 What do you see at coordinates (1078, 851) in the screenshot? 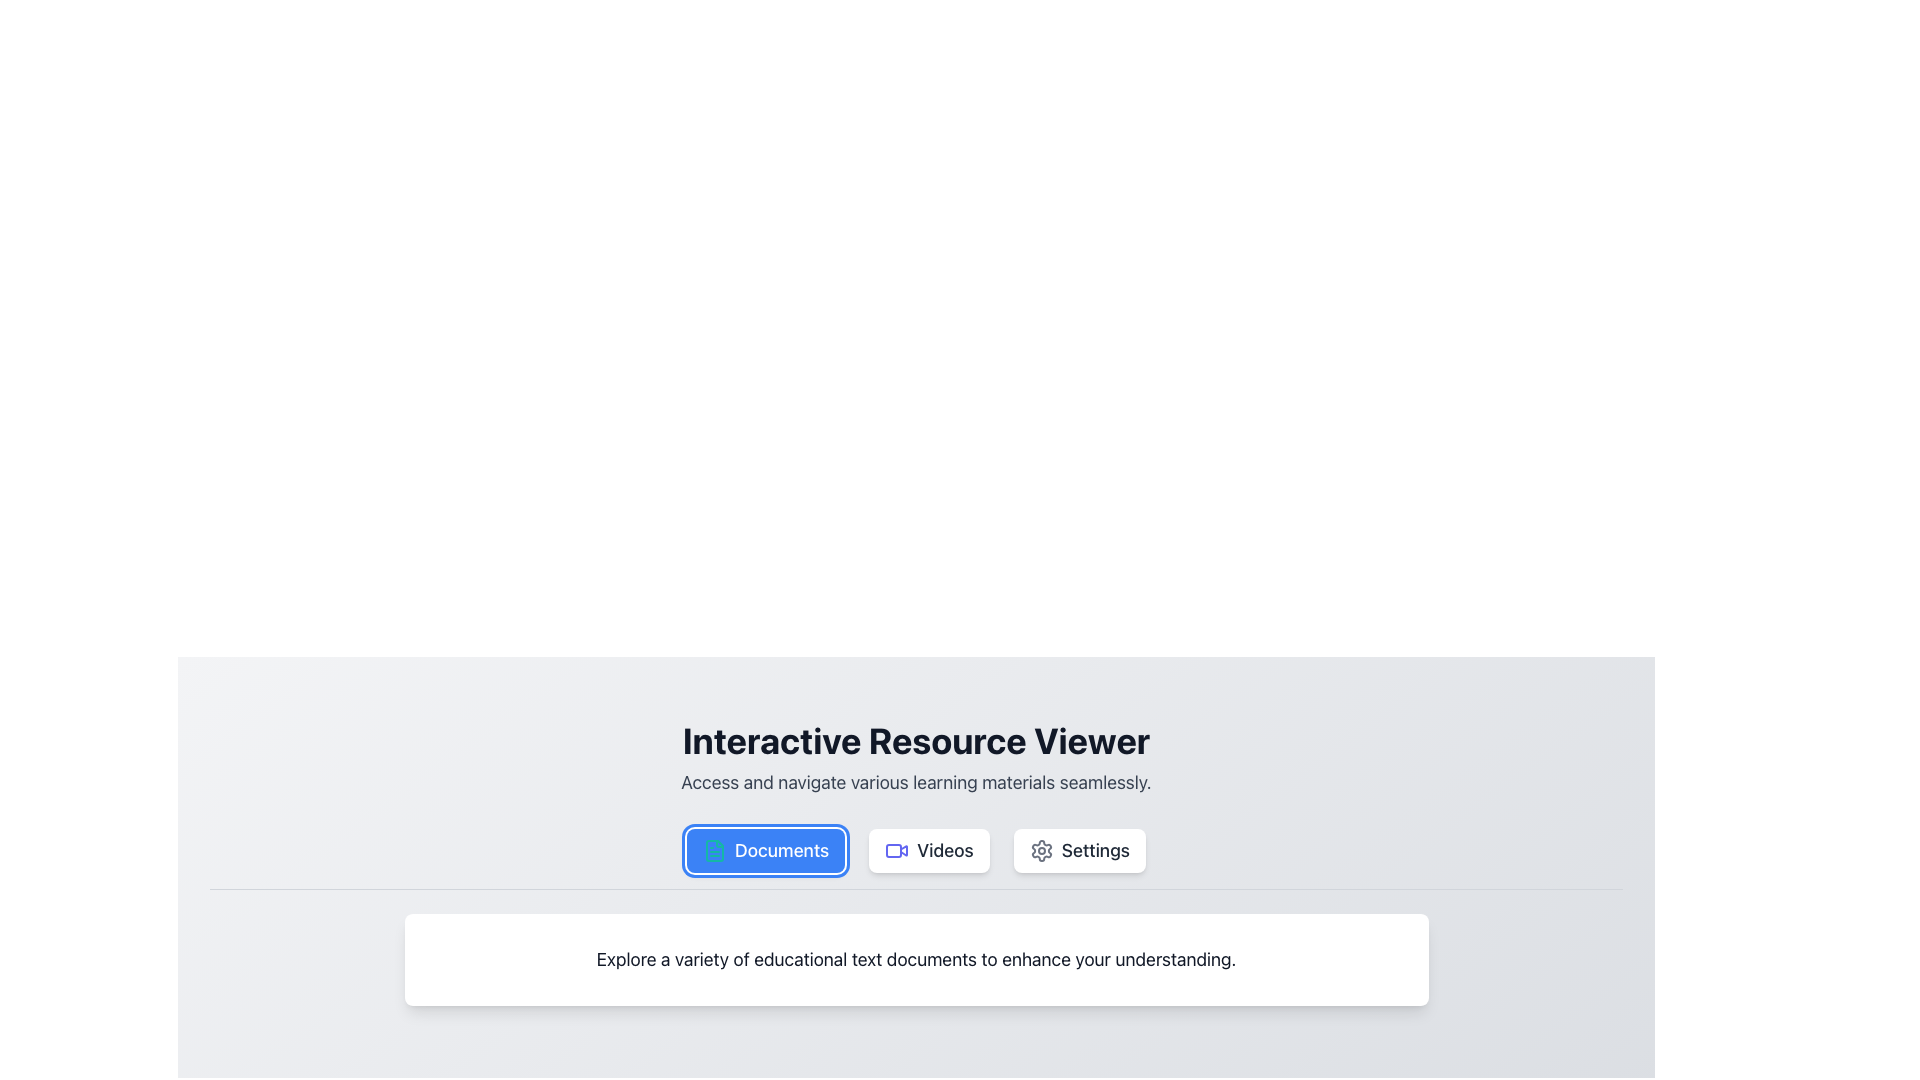
I see `the 'Settings' button, which is the third button from the left in a group of similar buttons` at bounding box center [1078, 851].